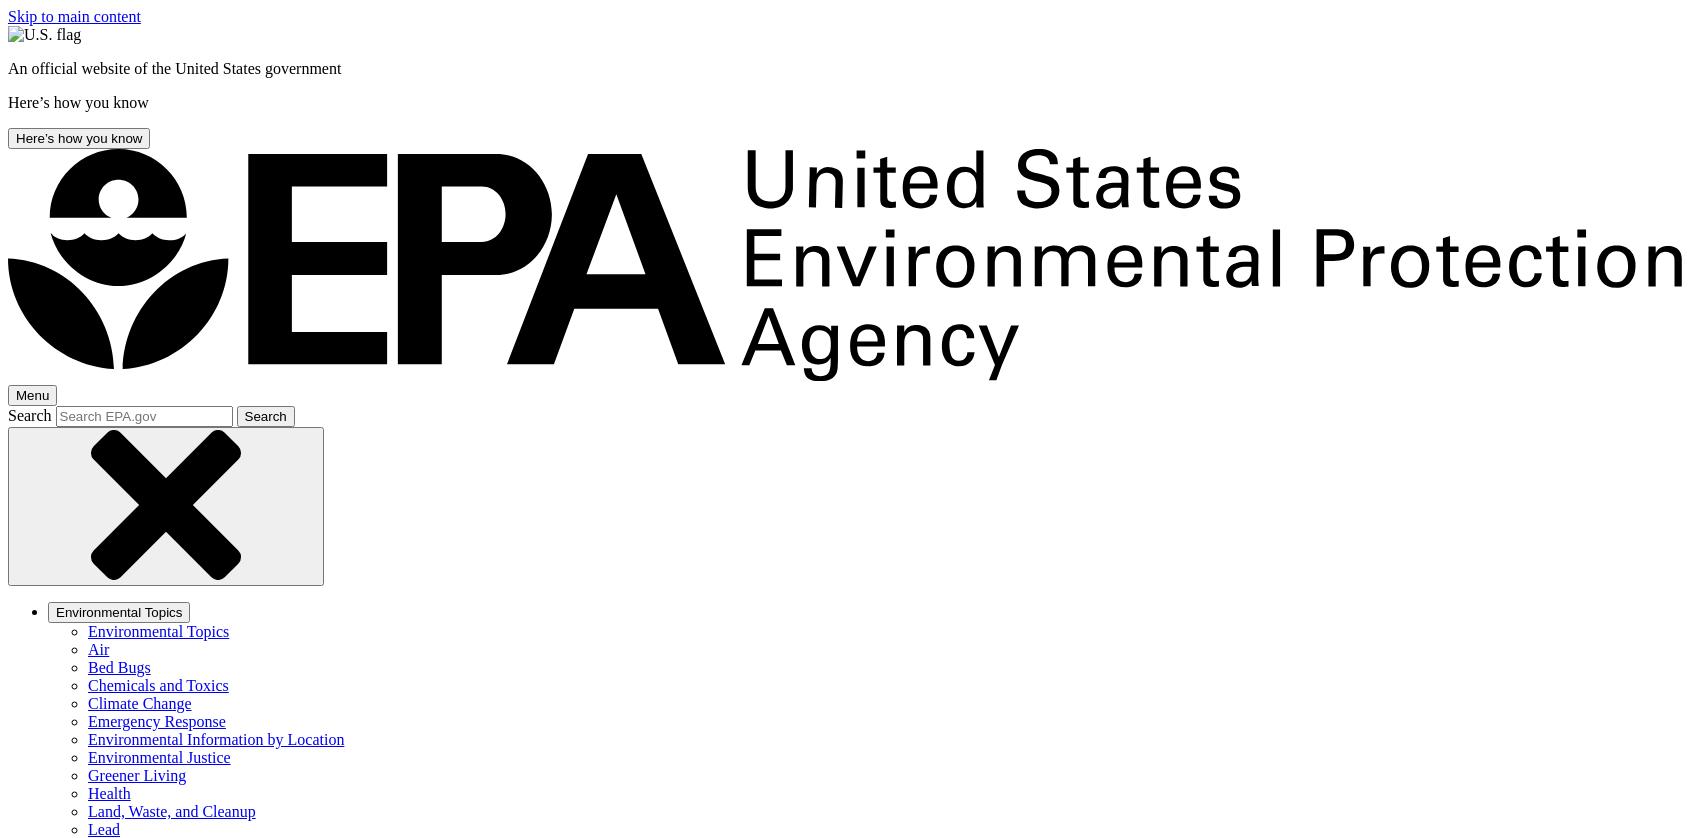 This screenshot has height=838, width=1692. What do you see at coordinates (98, 648) in the screenshot?
I see `'Air'` at bounding box center [98, 648].